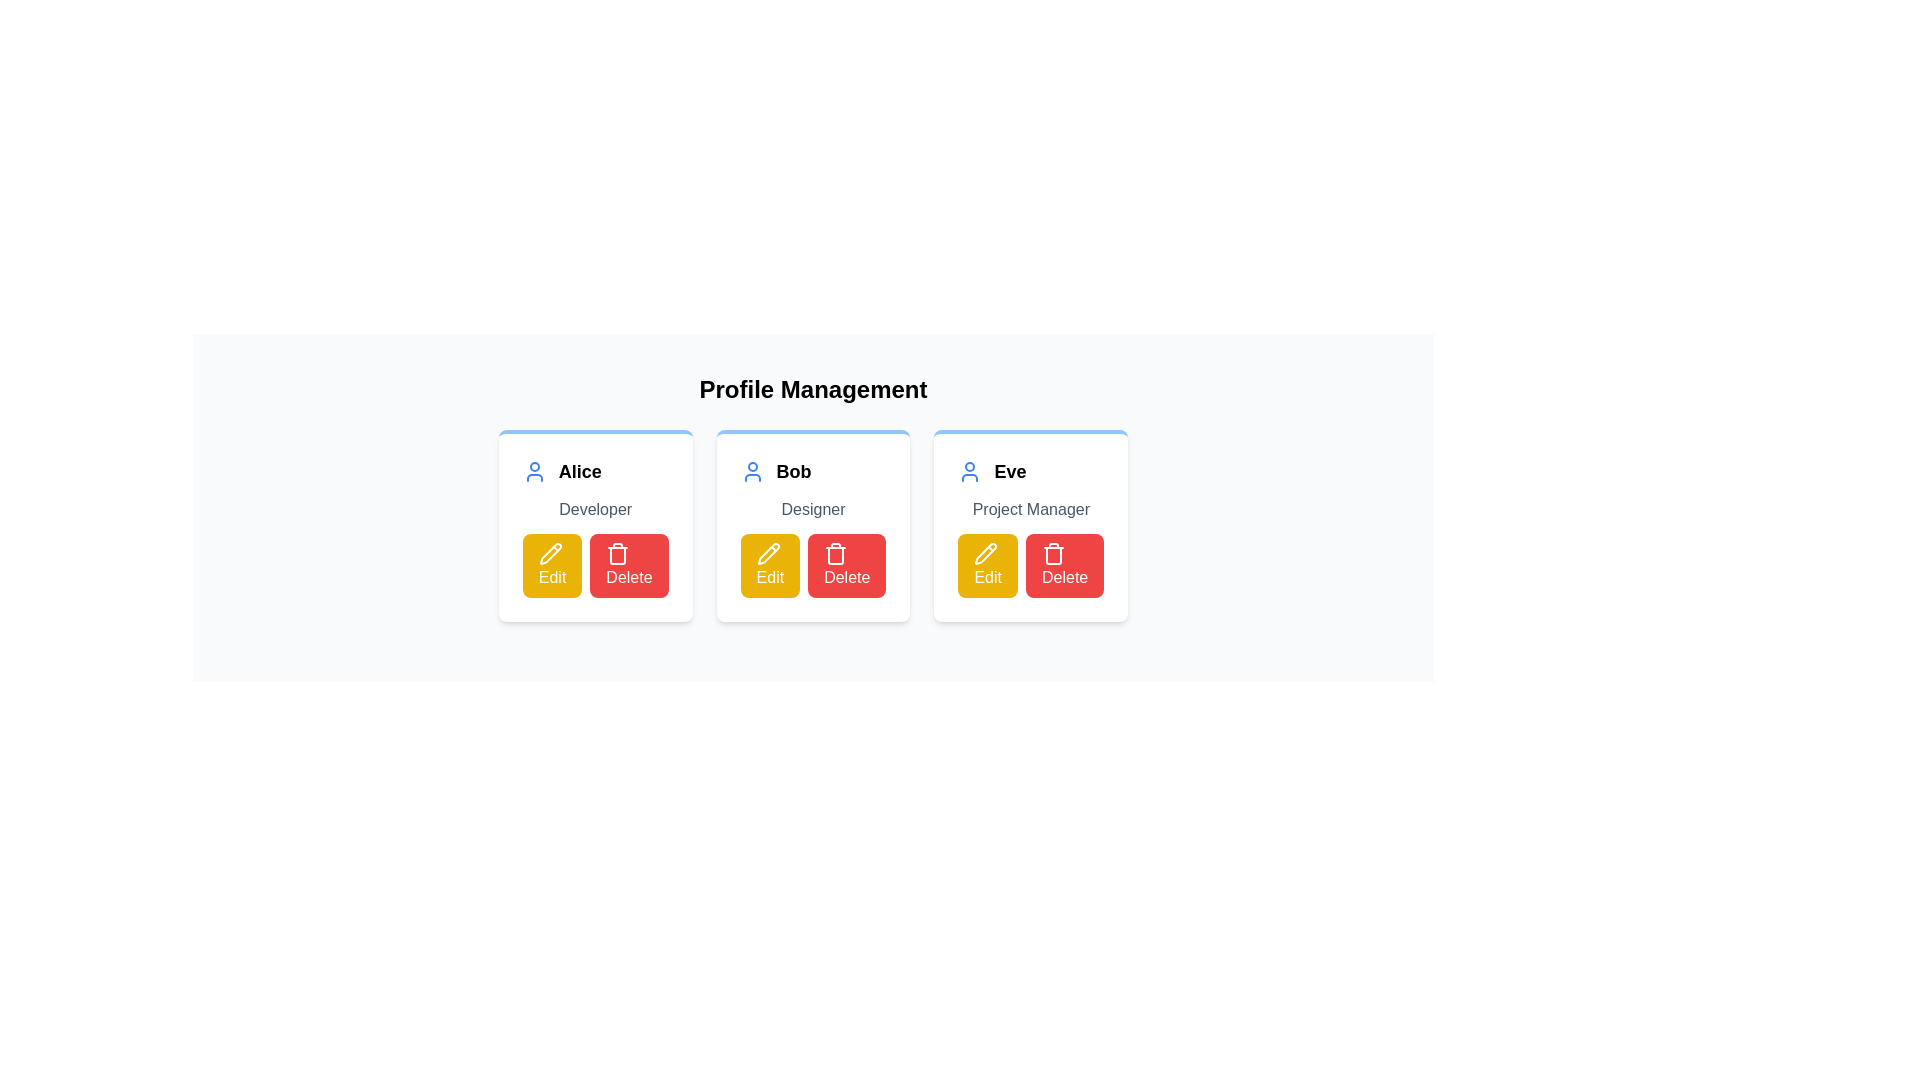 The height and width of the screenshot is (1080, 1920). Describe the element at coordinates (986, 554) in the screenshot. I see `the icon button for editing 'Eve's' profile information located in the third profile card from the left, below the text fields and to the left of the red trash can icon` at that location.